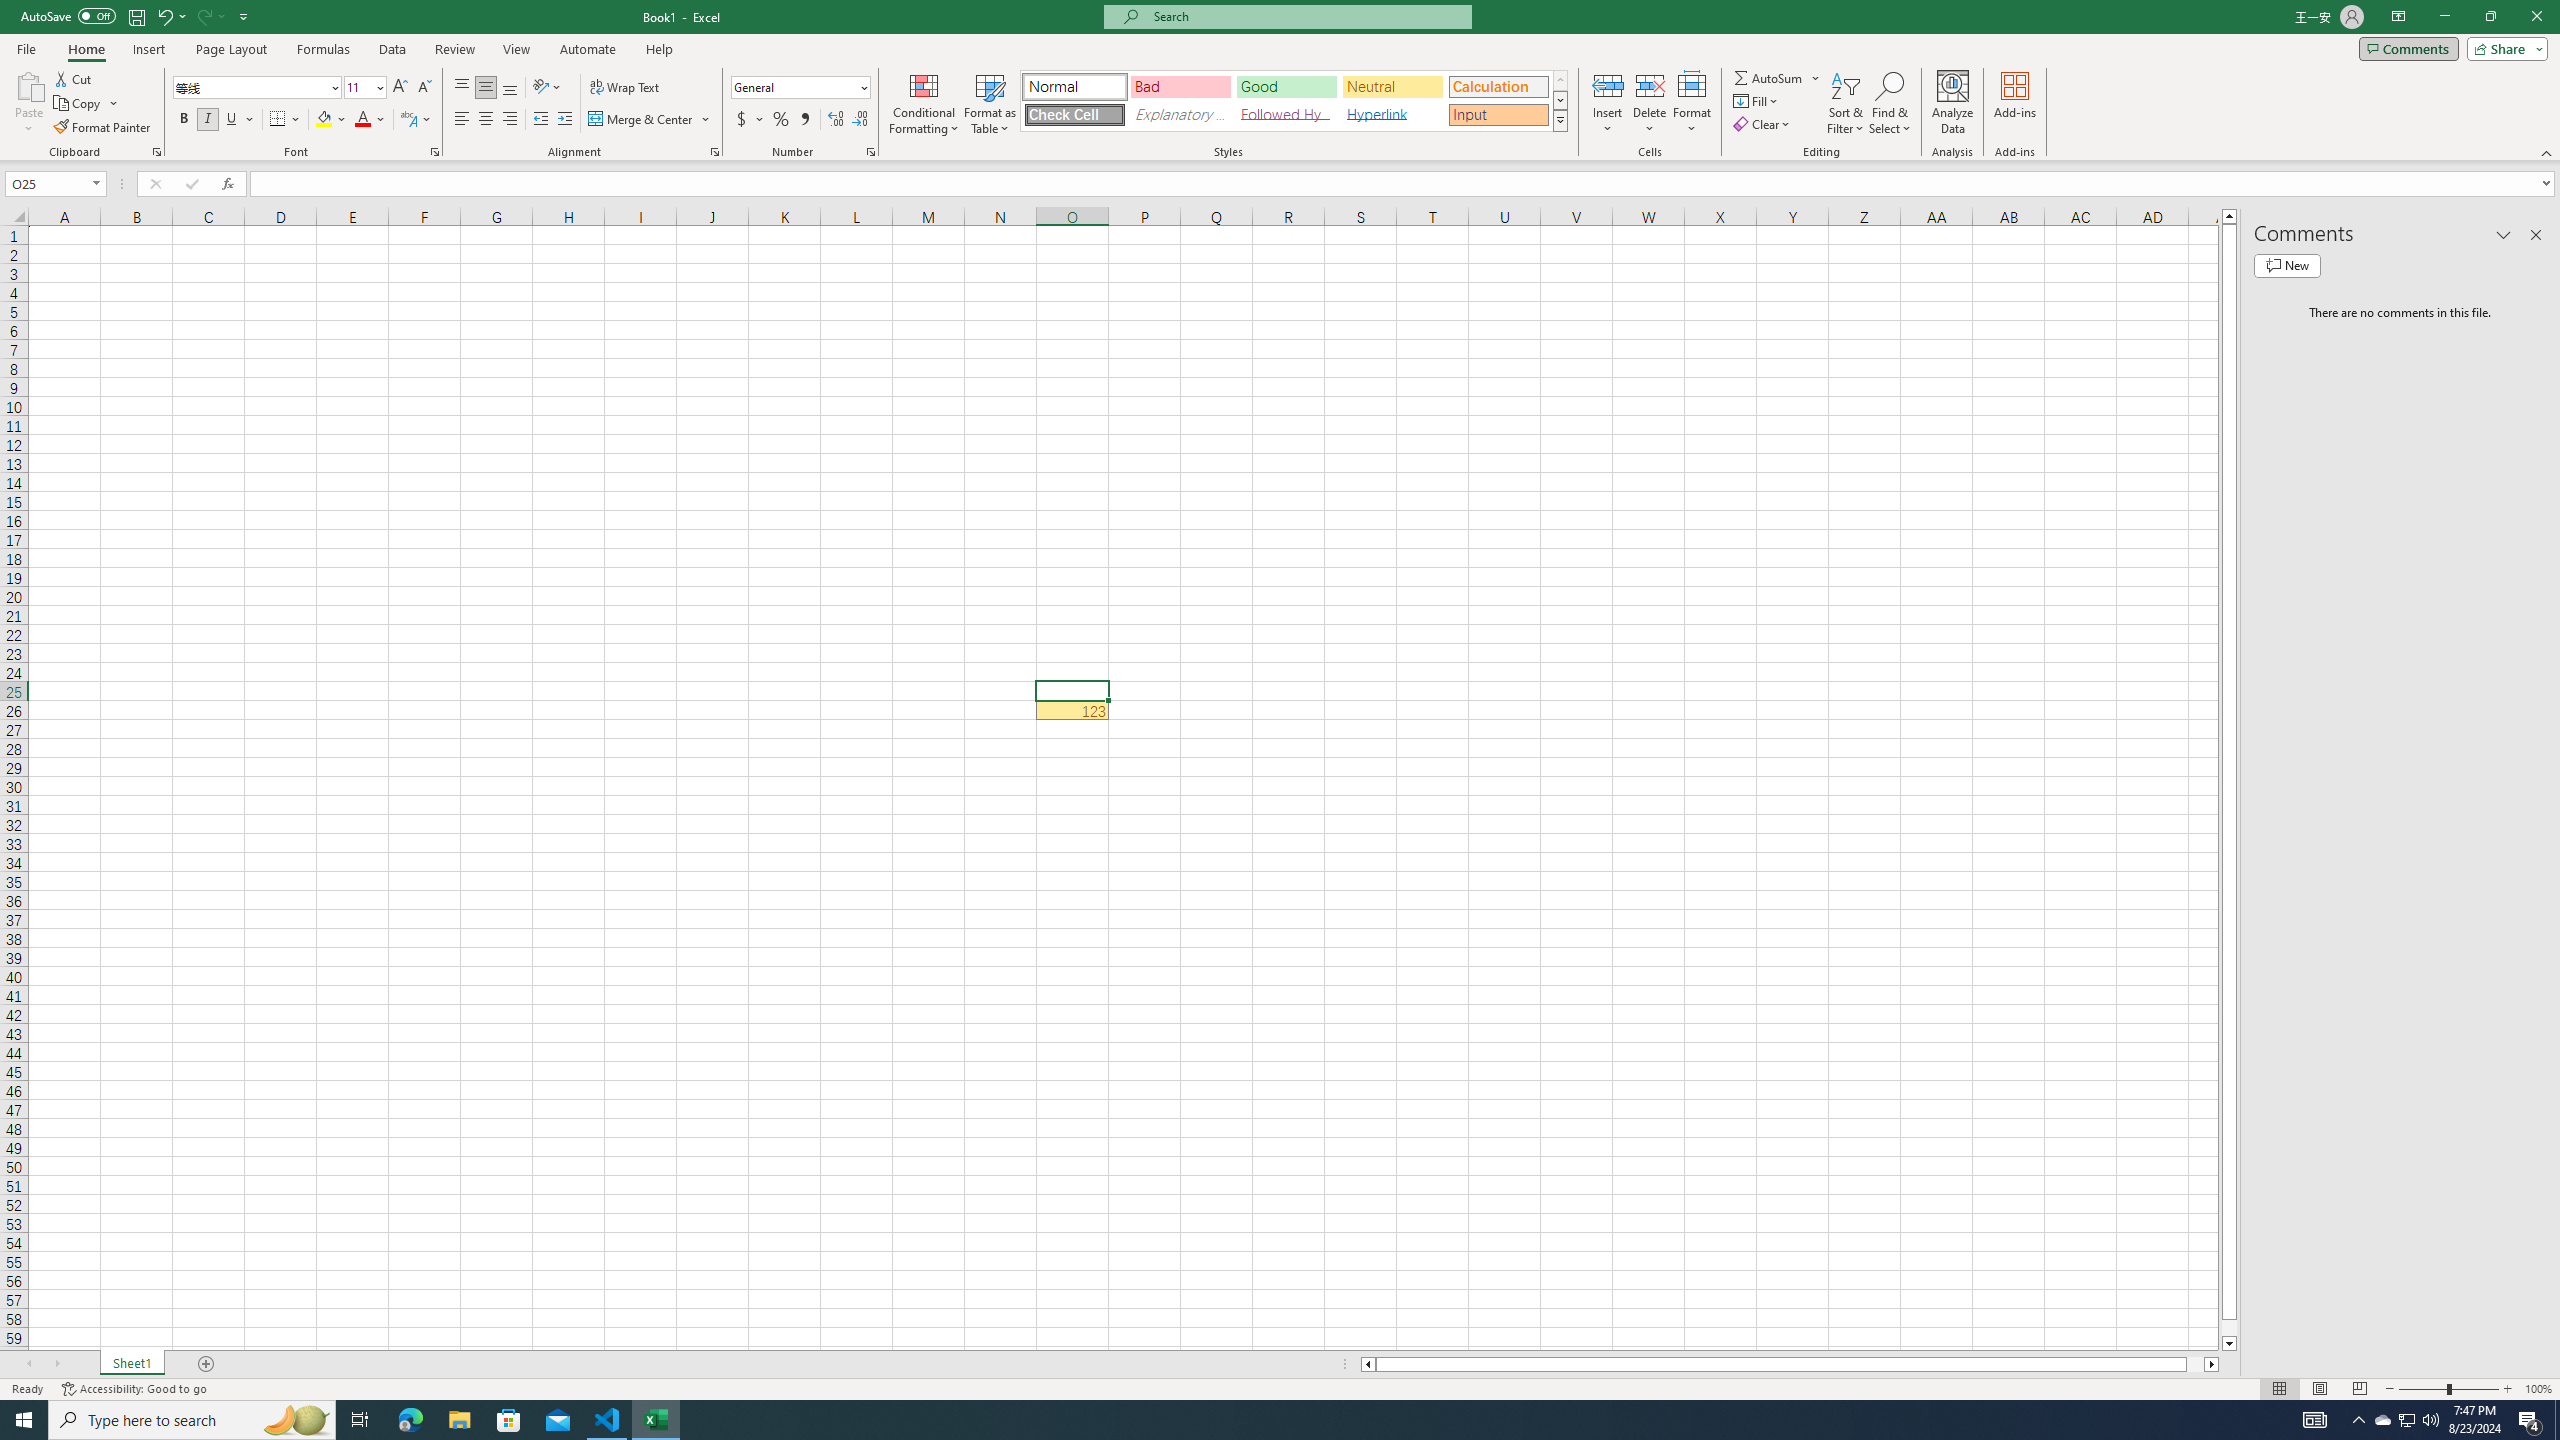  I want to click on 'Bold', so click(183, 118).